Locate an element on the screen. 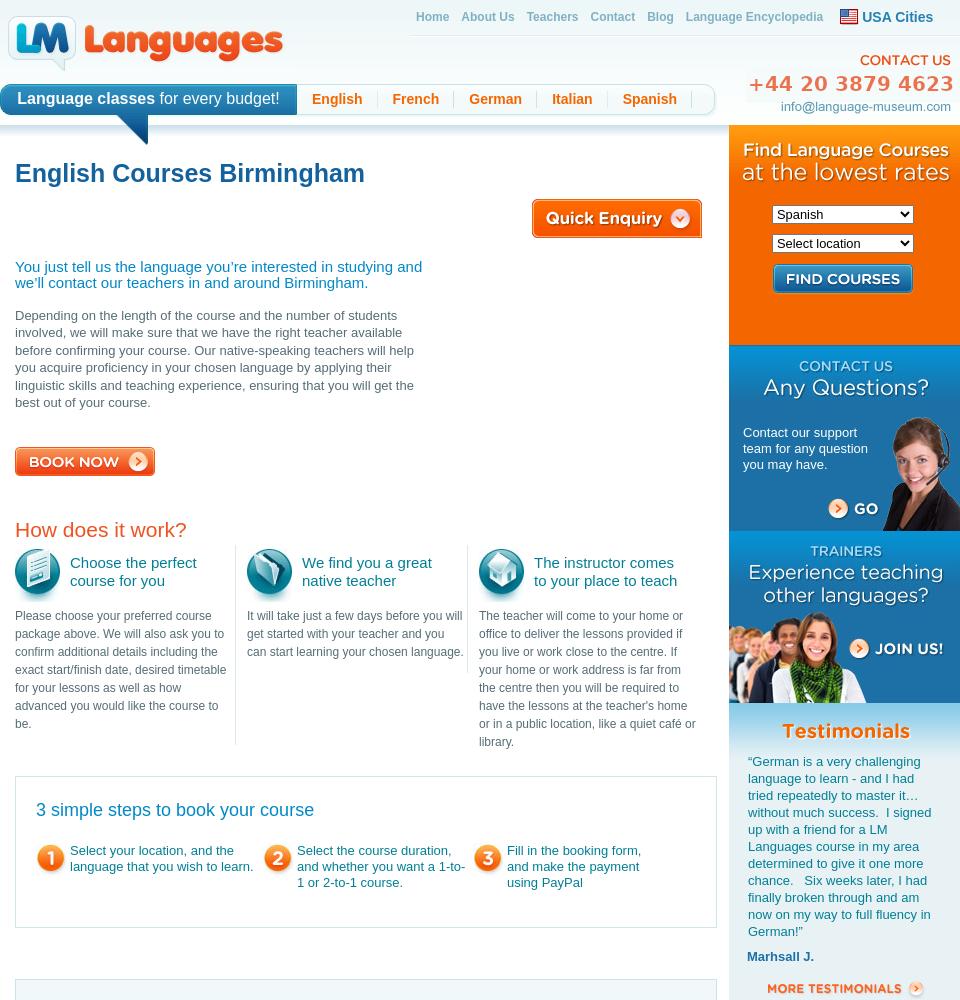  'Marhsall J.' is located at coordinates (745, 955).